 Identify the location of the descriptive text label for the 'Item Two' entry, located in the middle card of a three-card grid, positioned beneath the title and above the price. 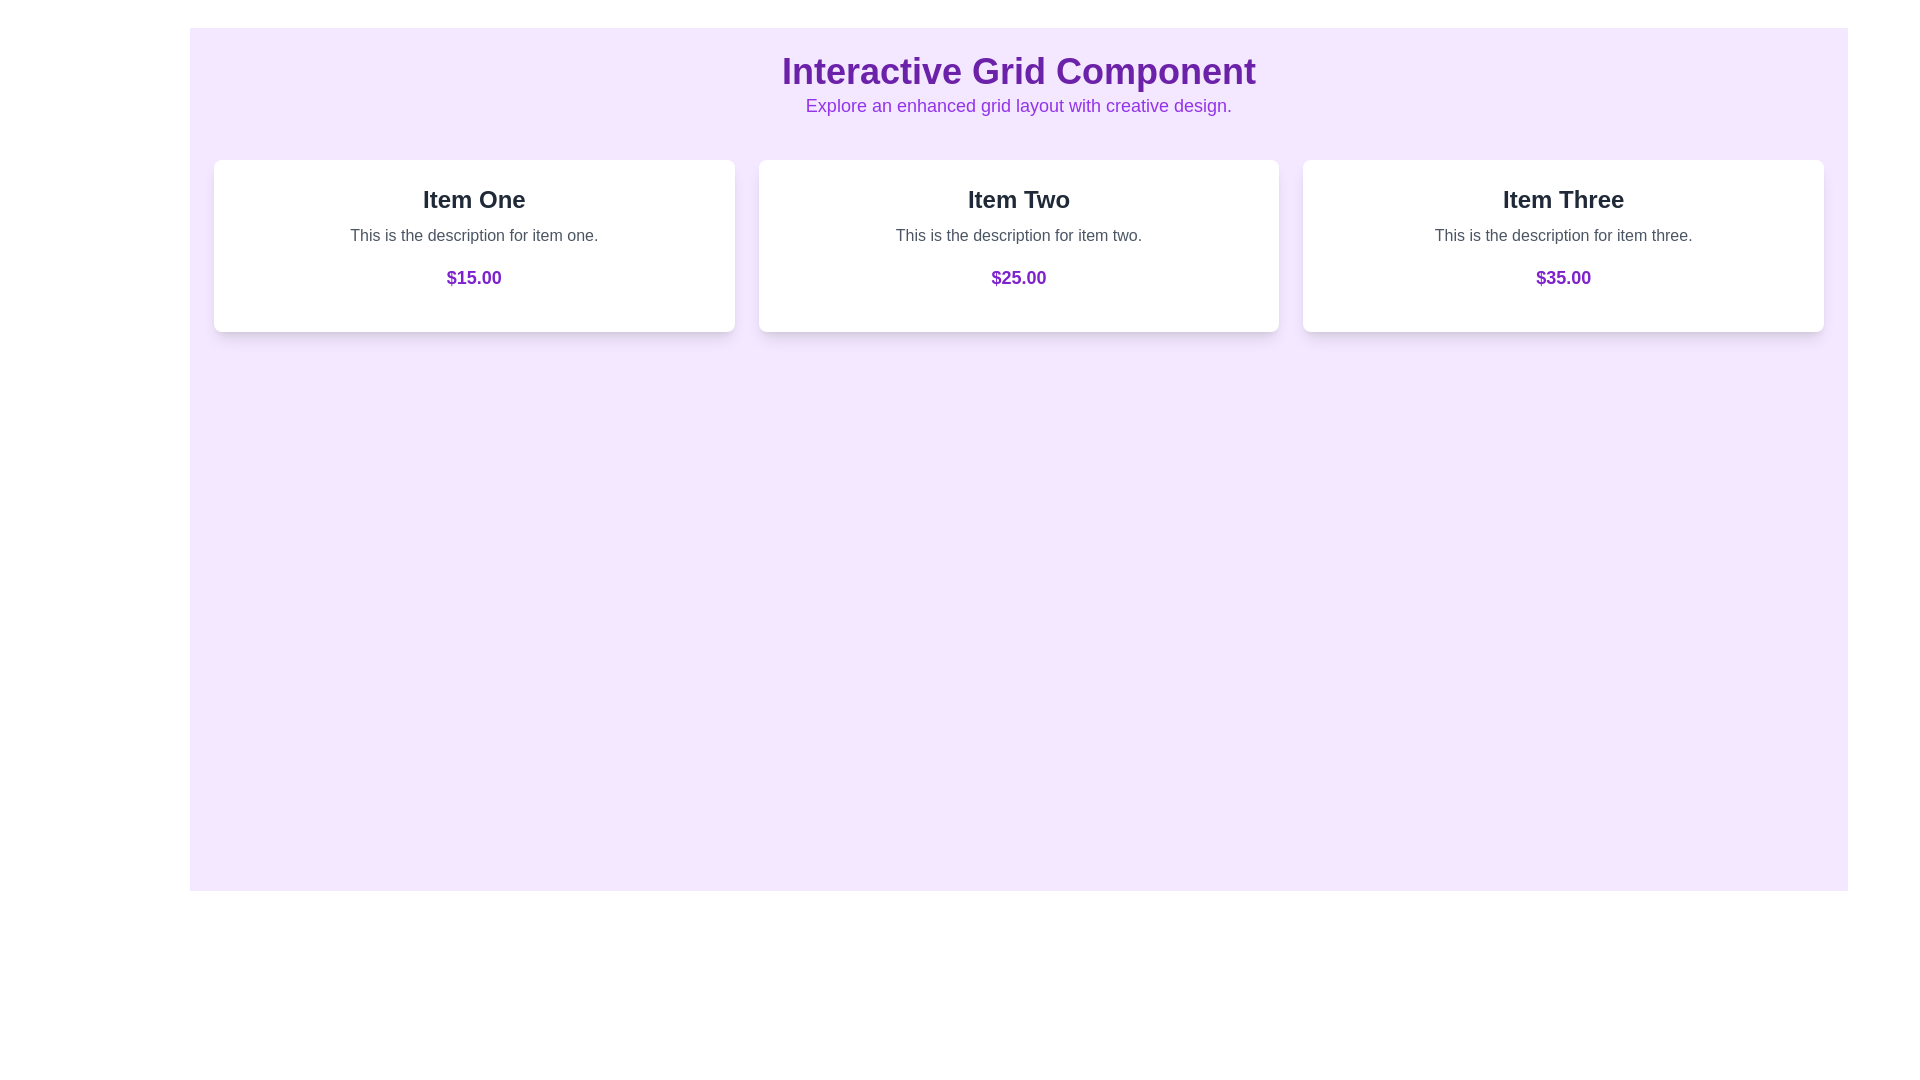
(1018, 234).